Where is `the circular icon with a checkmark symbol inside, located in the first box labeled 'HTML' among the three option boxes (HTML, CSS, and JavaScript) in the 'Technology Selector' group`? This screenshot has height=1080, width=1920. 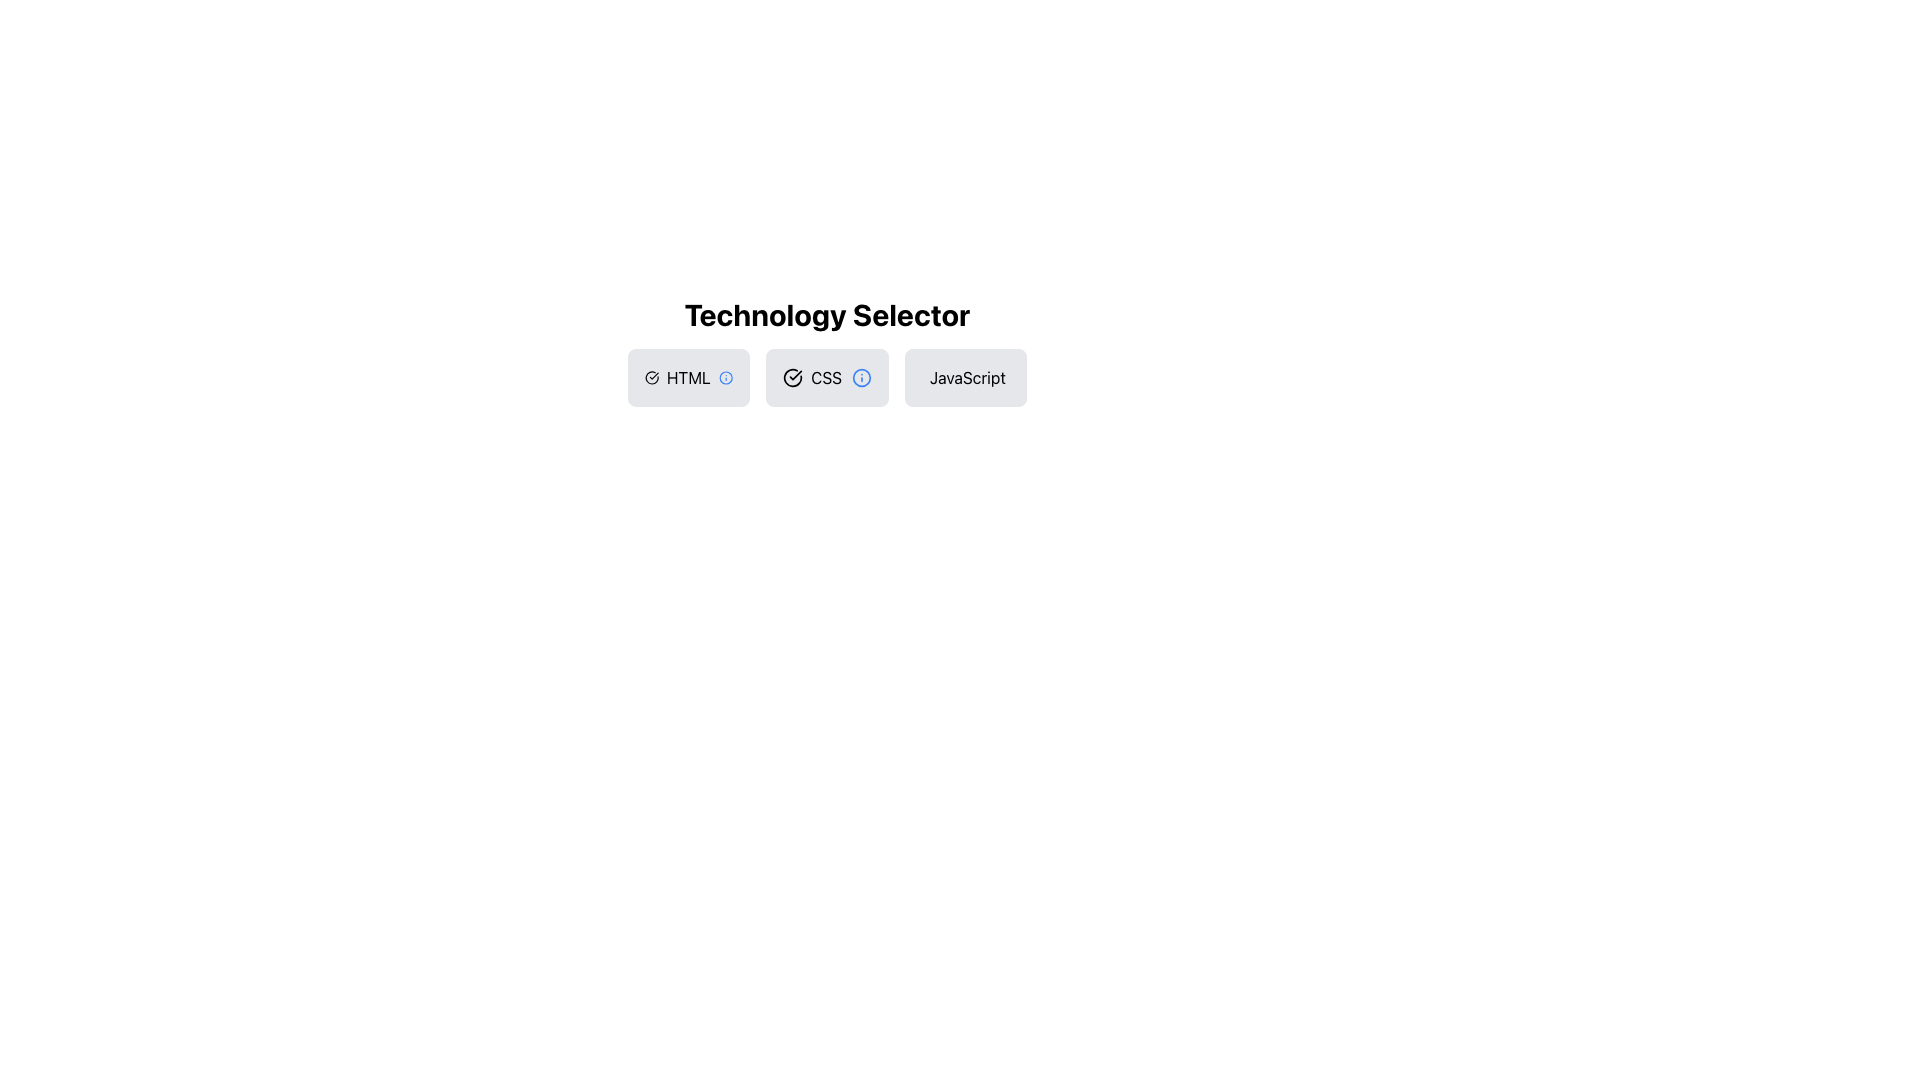 the circular icon with a checkmark symbol inside, located in the first box labeled 'HTML' among the three option boxes (HTML, CSS, and JavaScript) in the 'Technology Selector' group is located at coordinates (651, 378).